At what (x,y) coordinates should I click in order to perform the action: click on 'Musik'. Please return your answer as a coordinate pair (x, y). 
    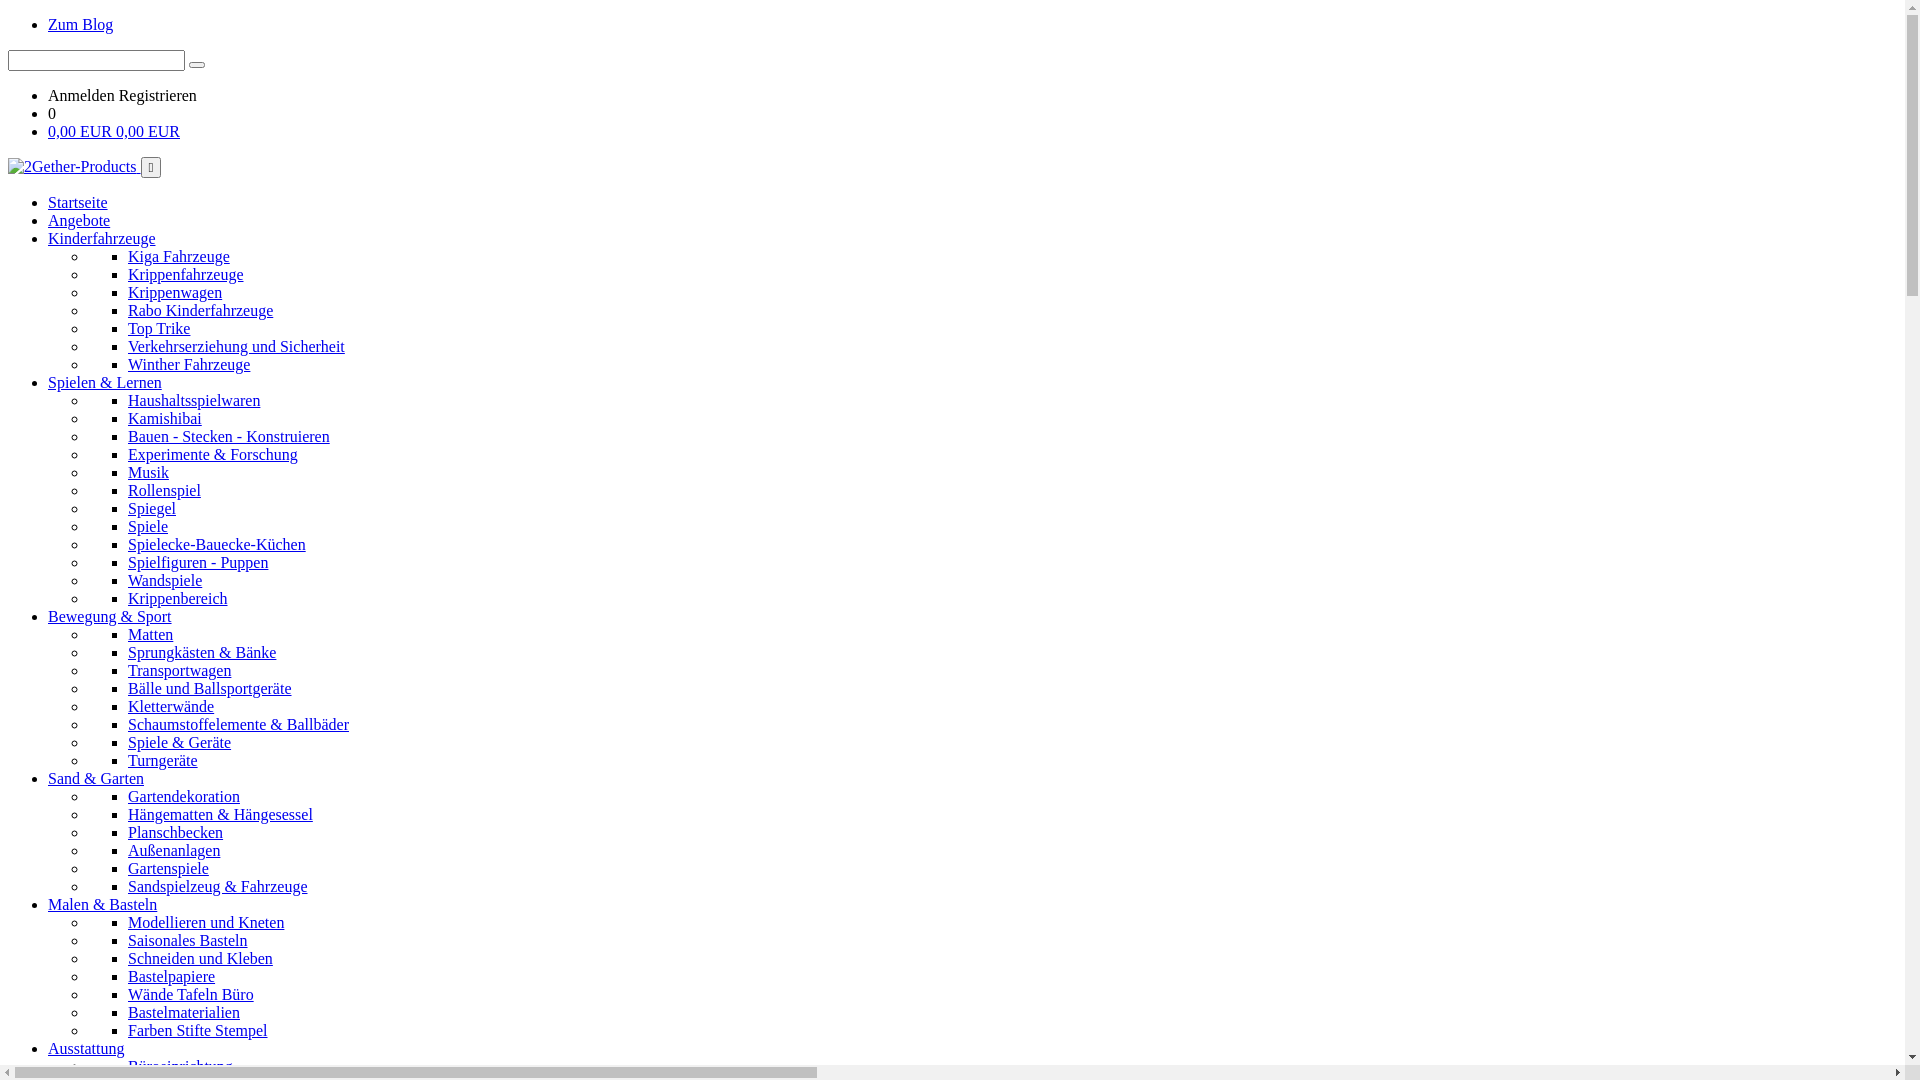
    Looking at the image, I should click on (127, 472).